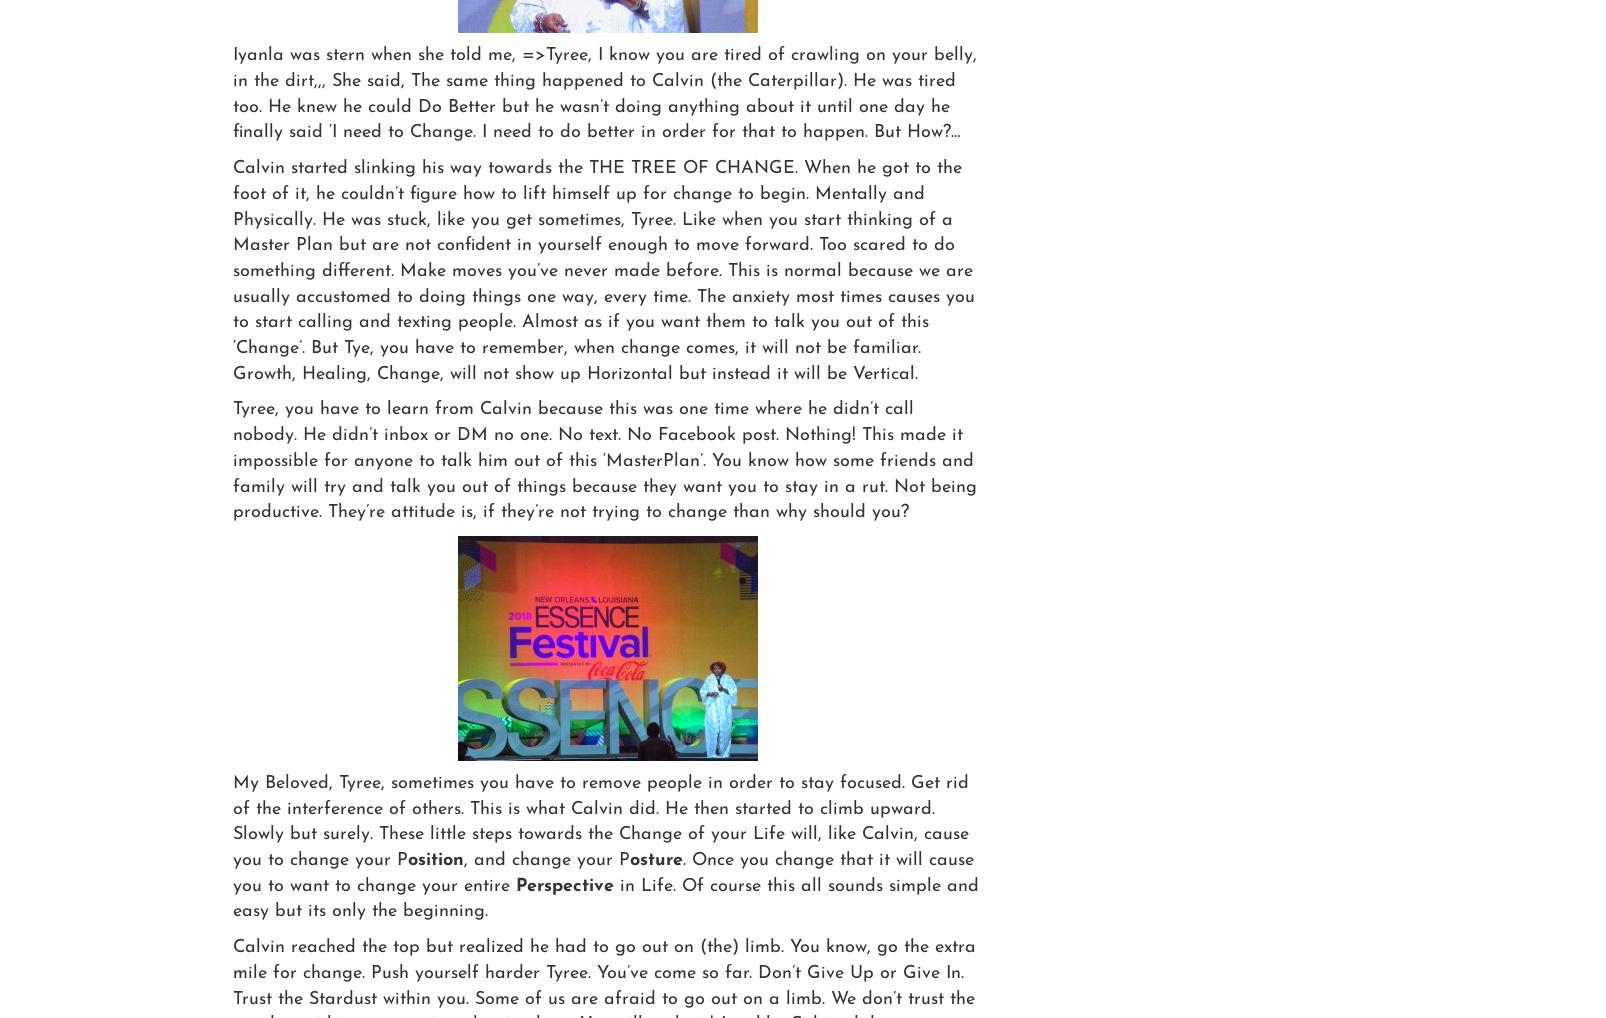  Describe the element at coordinates (655, 859) in the screenshot. I see `'osture'` at that location.